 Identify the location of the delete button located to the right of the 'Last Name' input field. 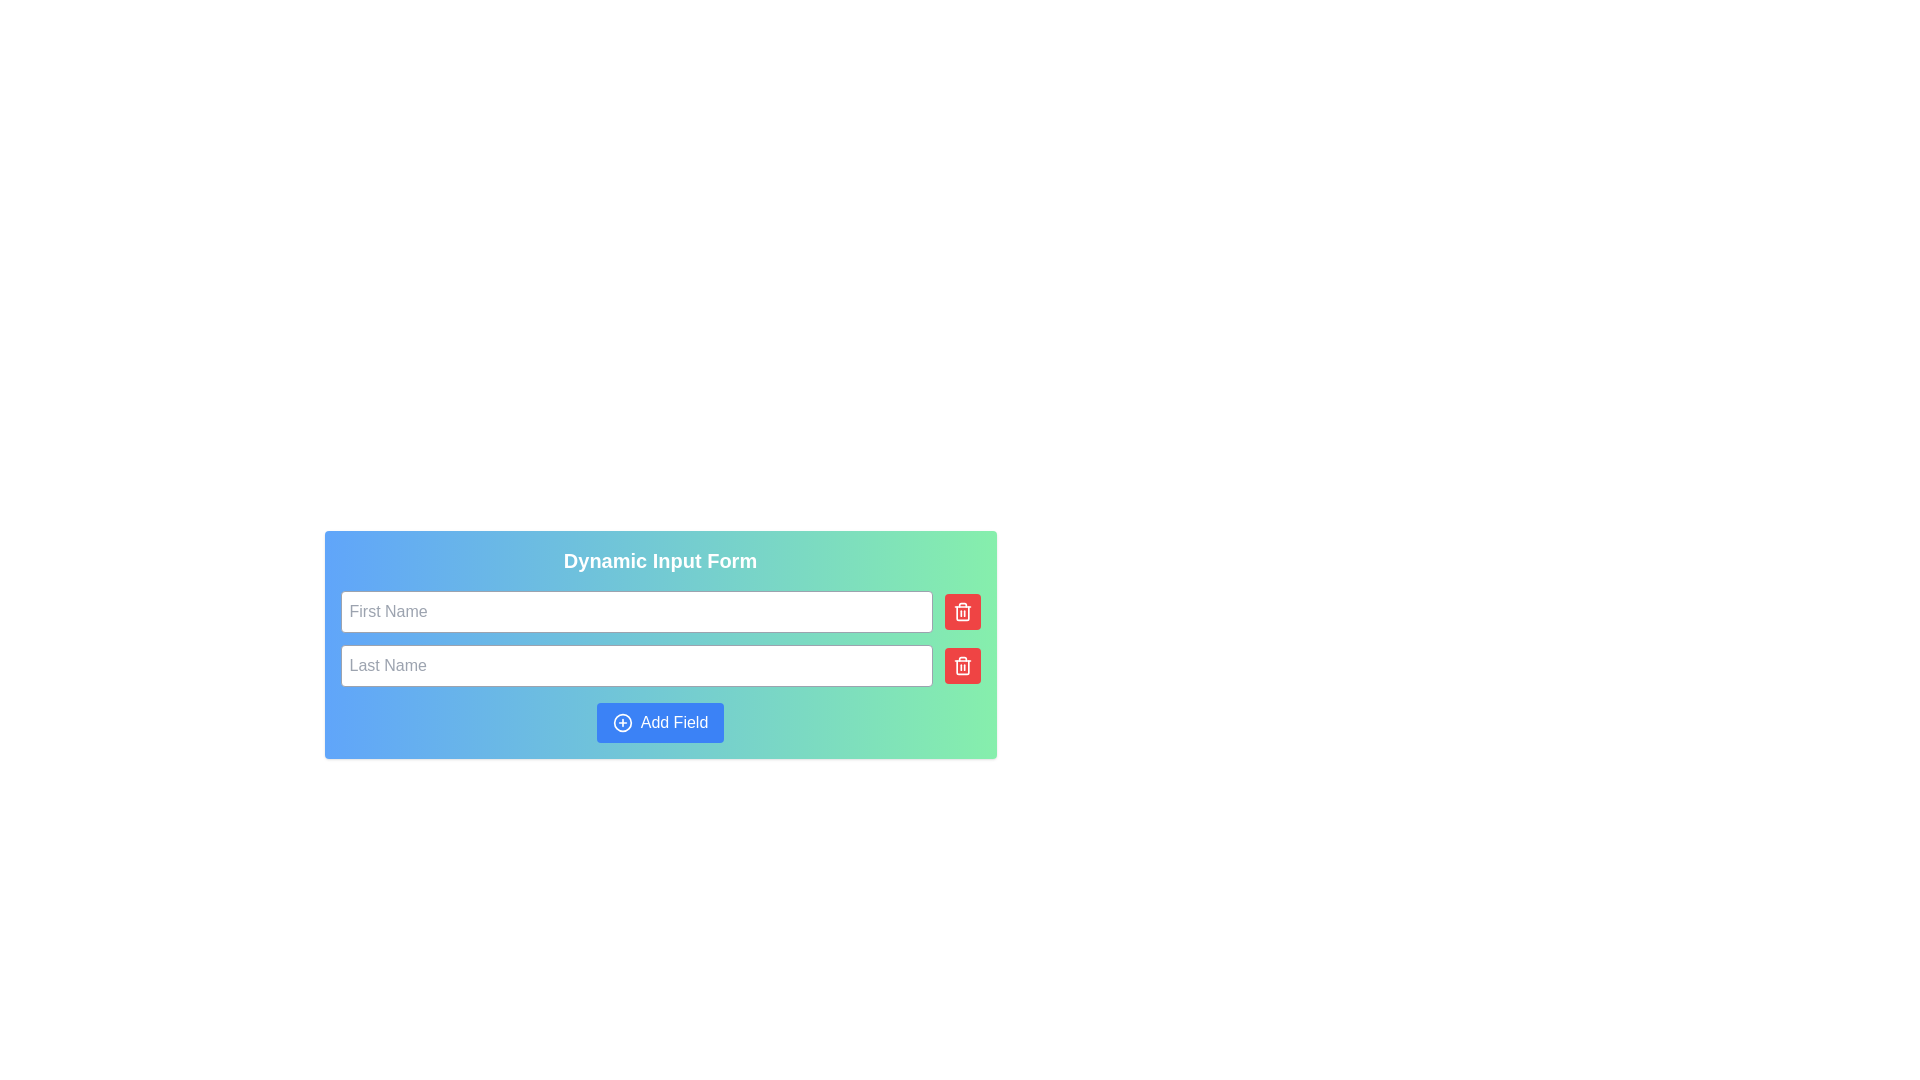
(962, 666).